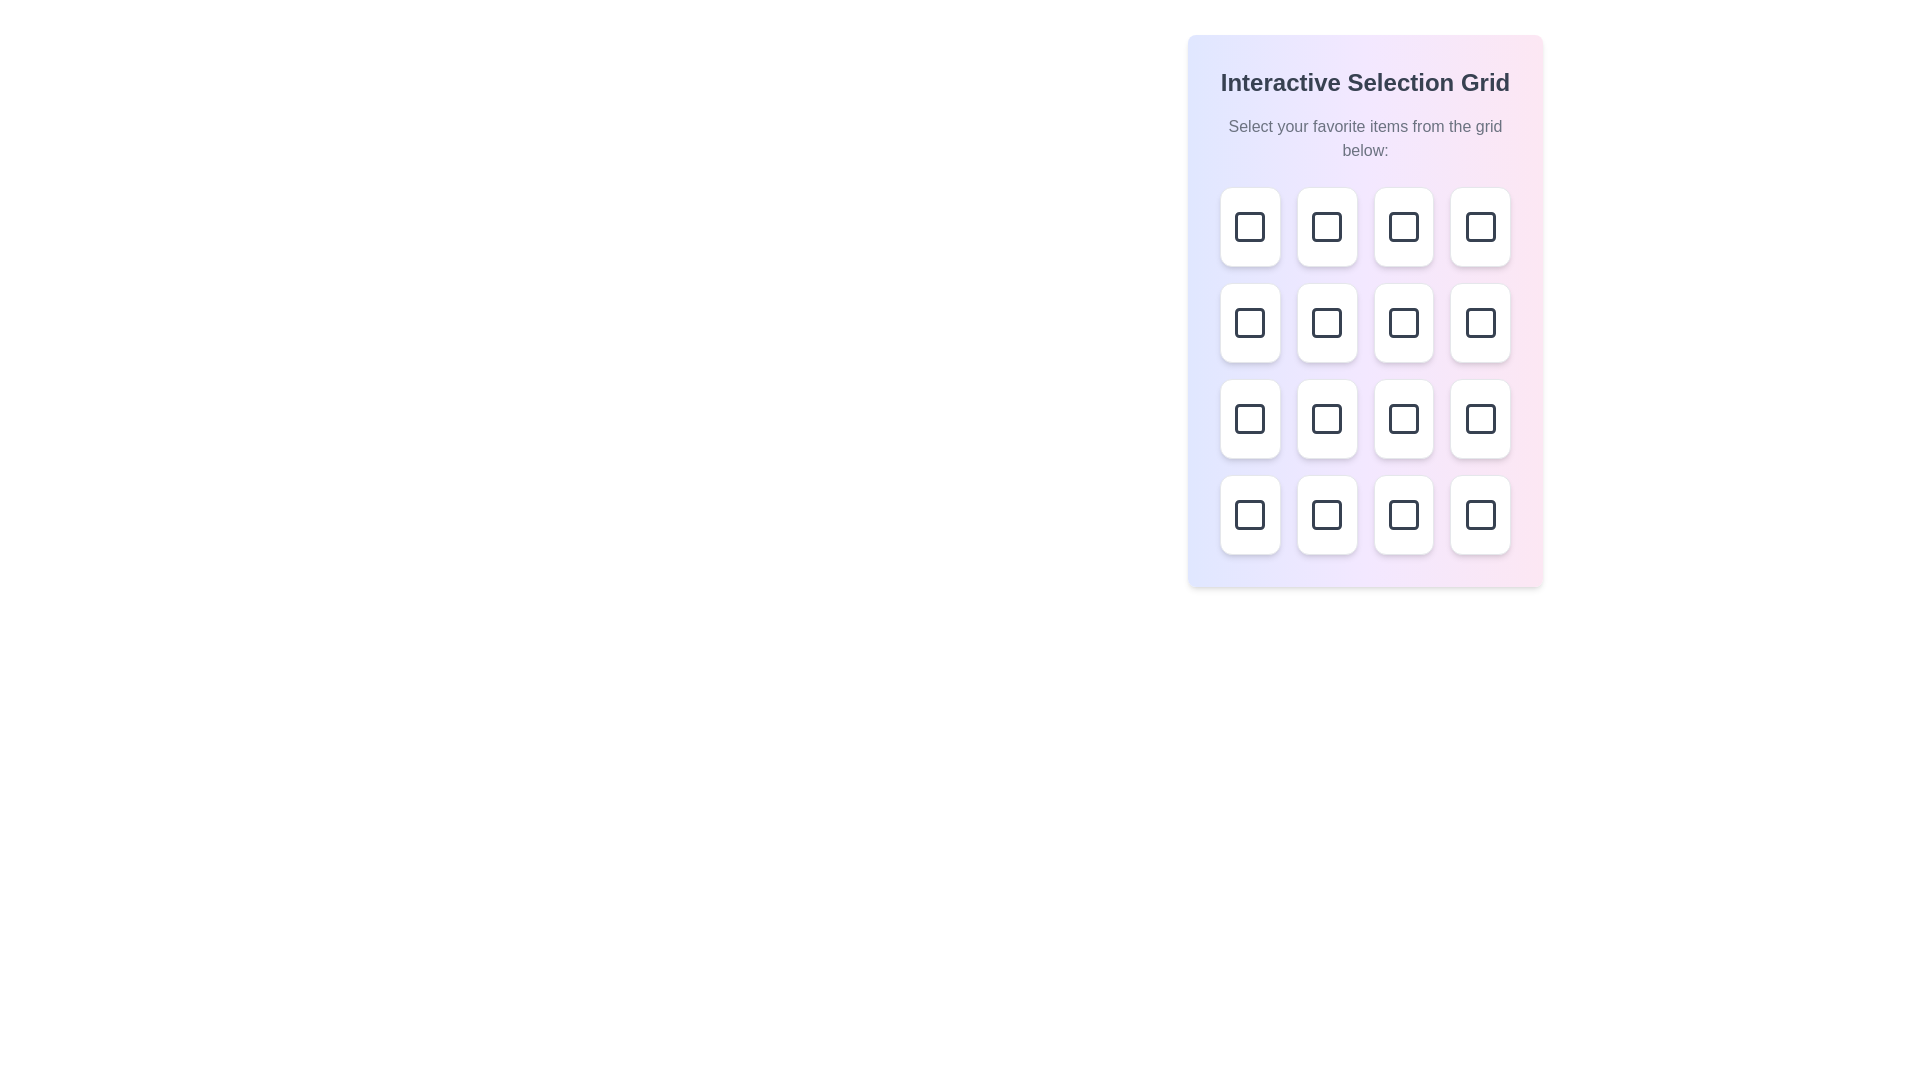 The height and width of the screenshot is (1080, 1920). What do you see at coordinates (1327, 418) in the screenshot?
I see `the graphical vector component, an SVG-based styled rectangle with rounded corners, located in the third row and second column of the grid` at bounding box center [1327, 418].